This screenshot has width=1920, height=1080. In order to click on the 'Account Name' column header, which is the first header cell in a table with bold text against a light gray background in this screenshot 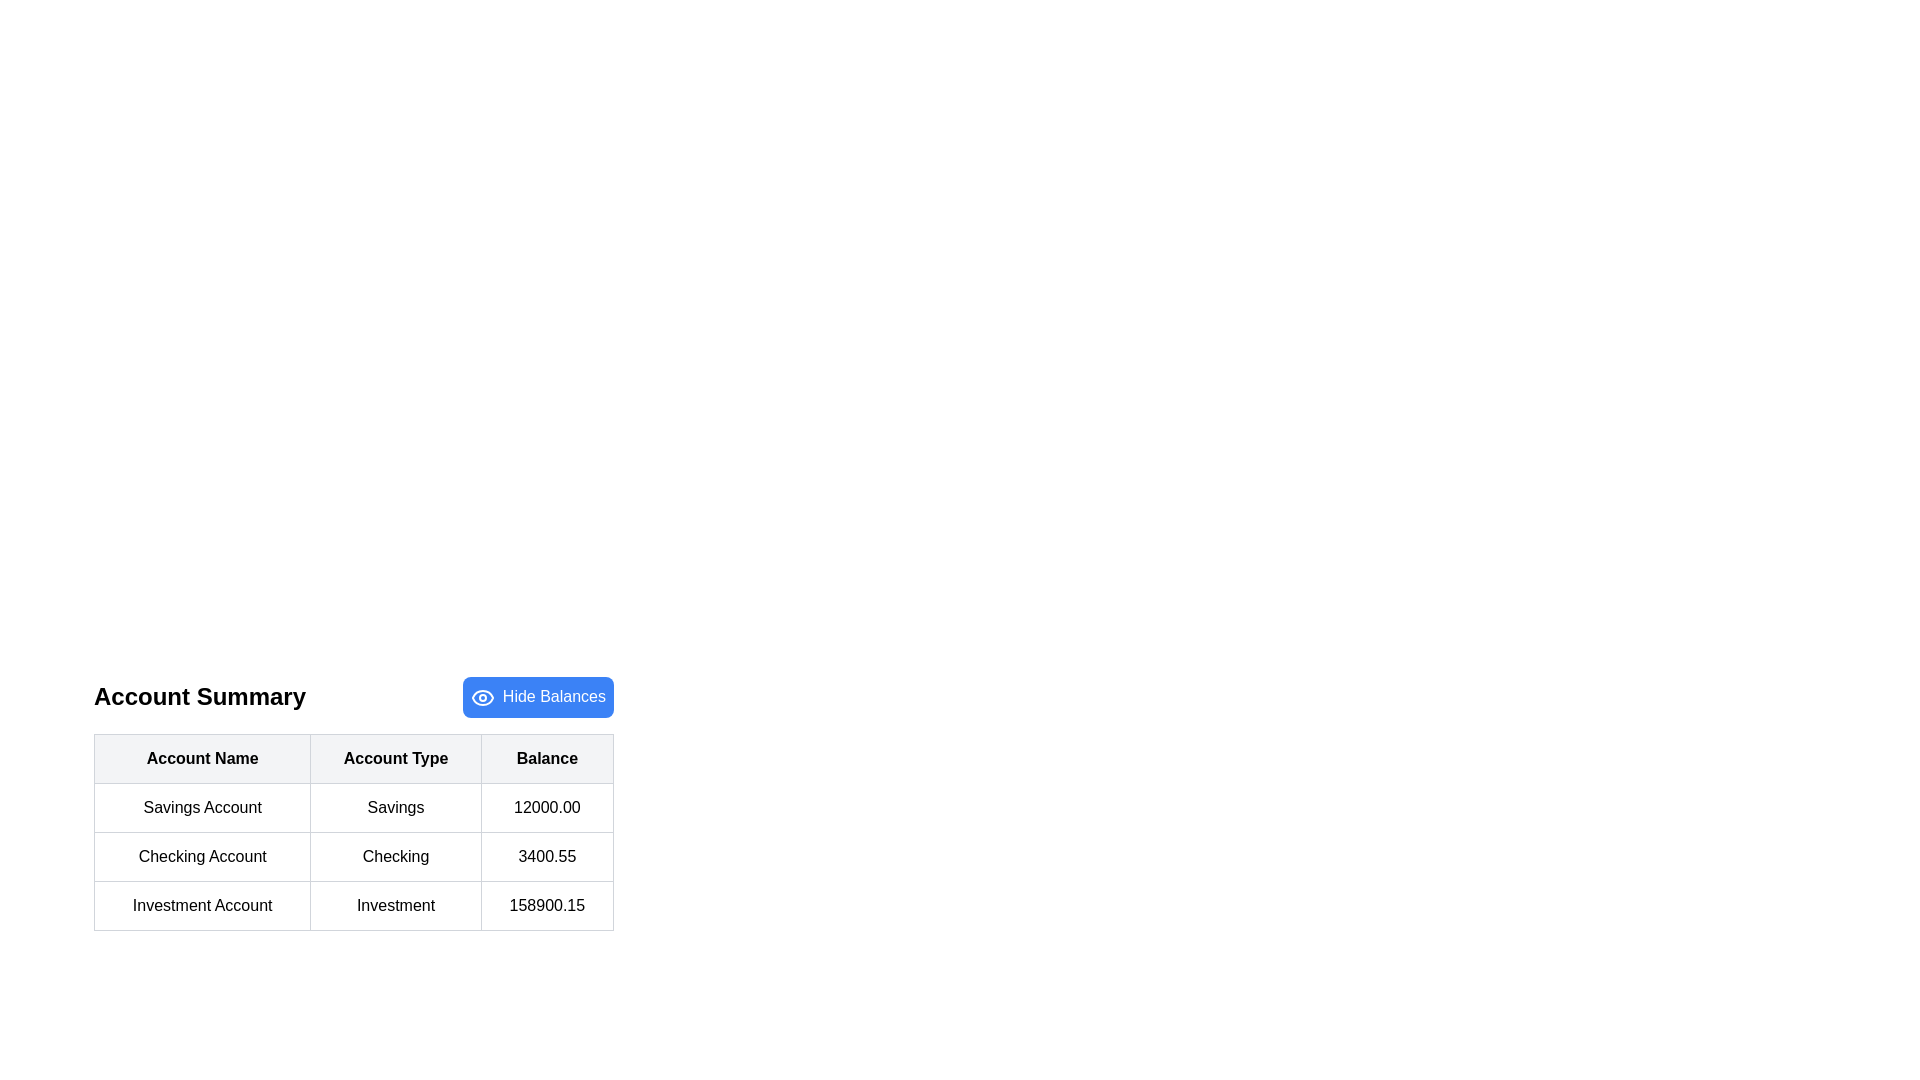, I will do `click(202, 758)`.